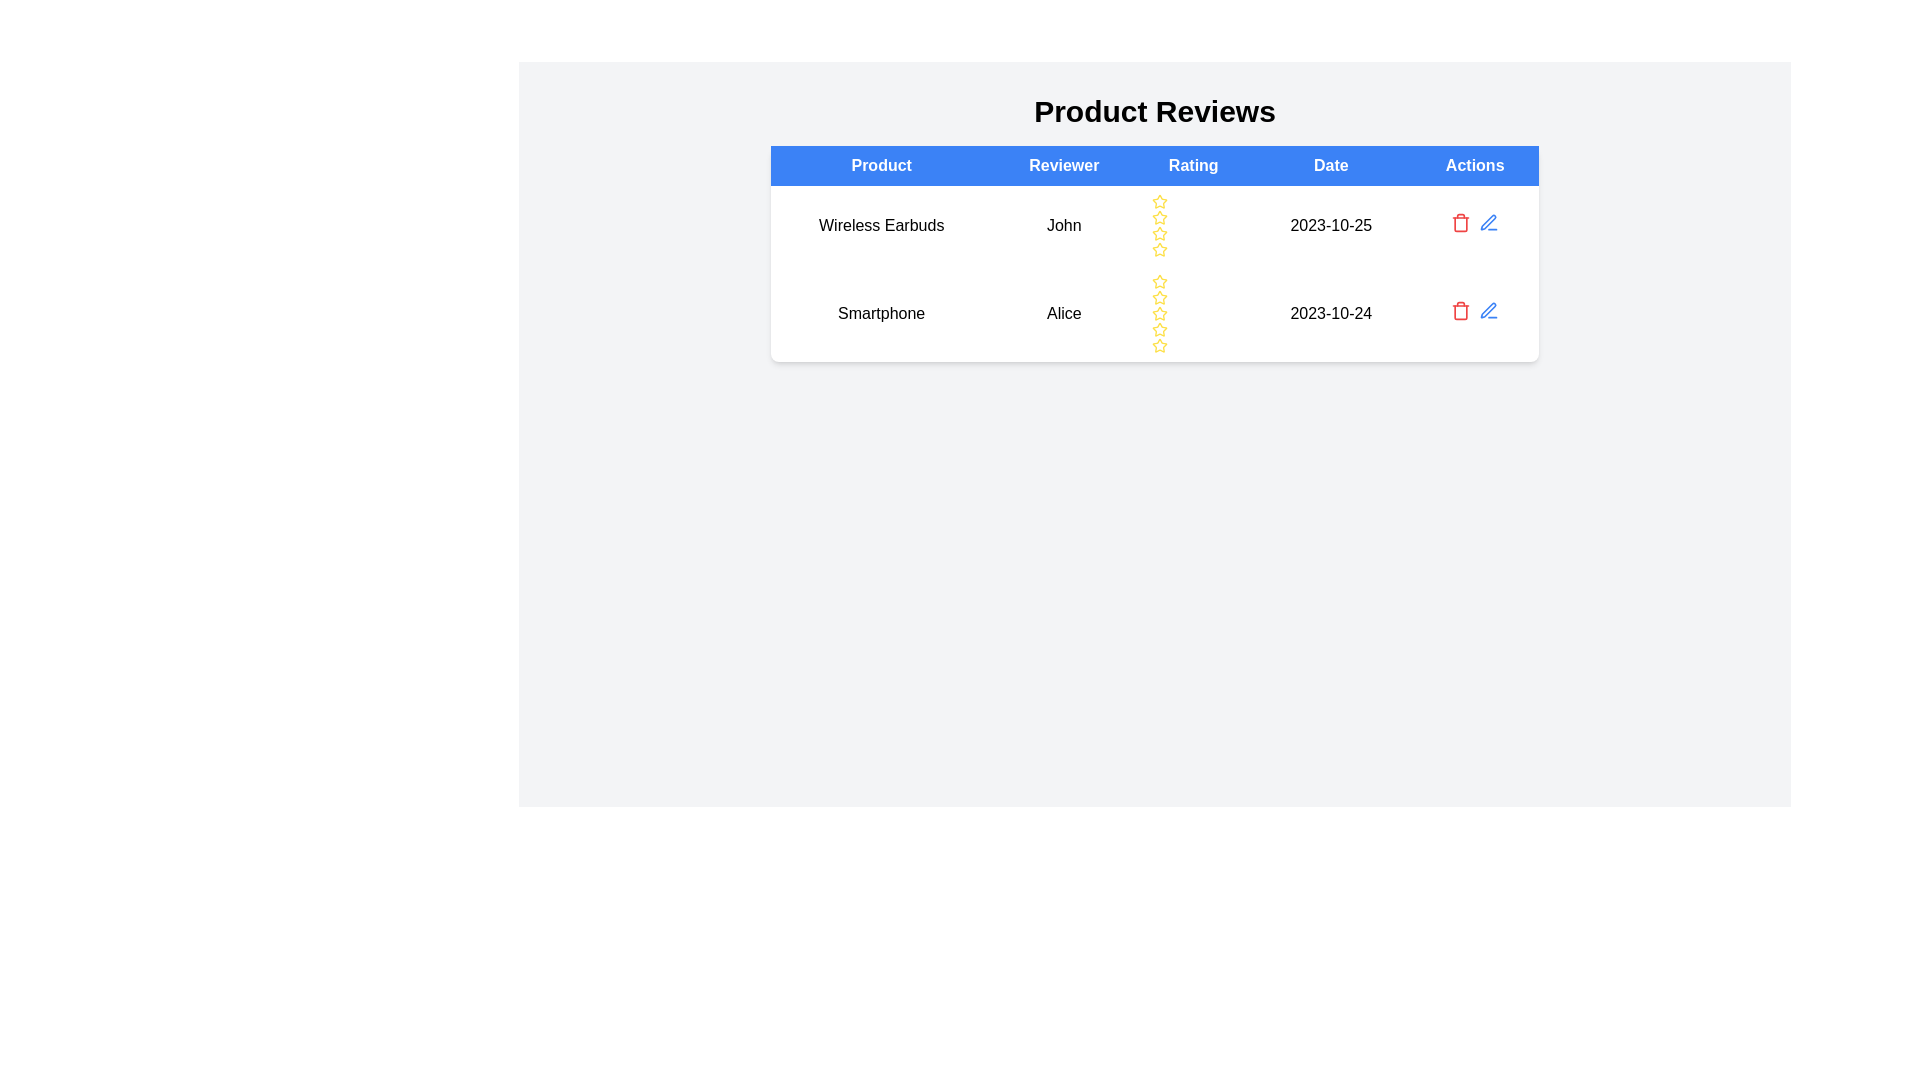 The width and height of the screenshot is (1920, 1080). Describe the element at coordinates (1160, 232) in the screenshot. I see `the second star icon in the Rating column of the product 'Wireless Earbuds'` at that location.